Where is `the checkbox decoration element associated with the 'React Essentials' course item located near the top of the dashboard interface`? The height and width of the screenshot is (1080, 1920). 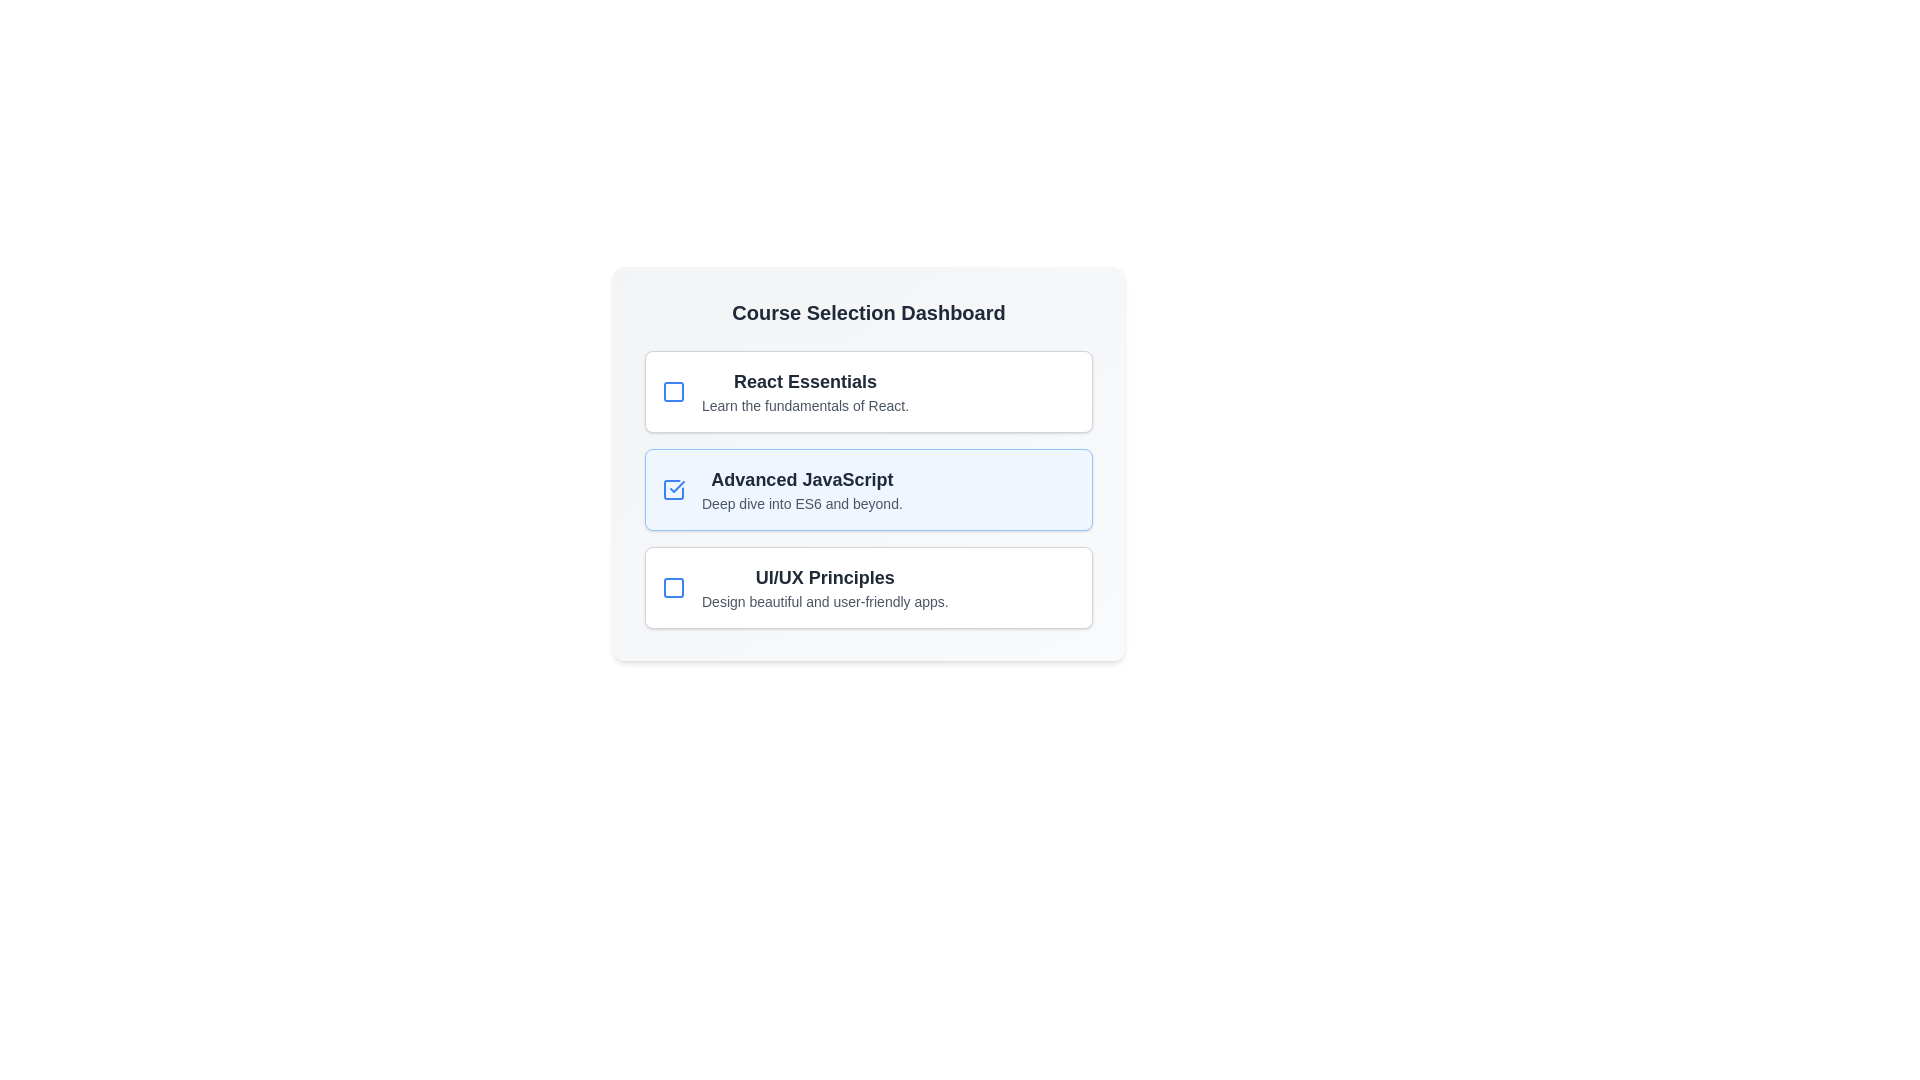
the checkbox decoration element associated with the 'React Essentials' course item located near the top of the dashboard interface is located at coordinates (673, 392).